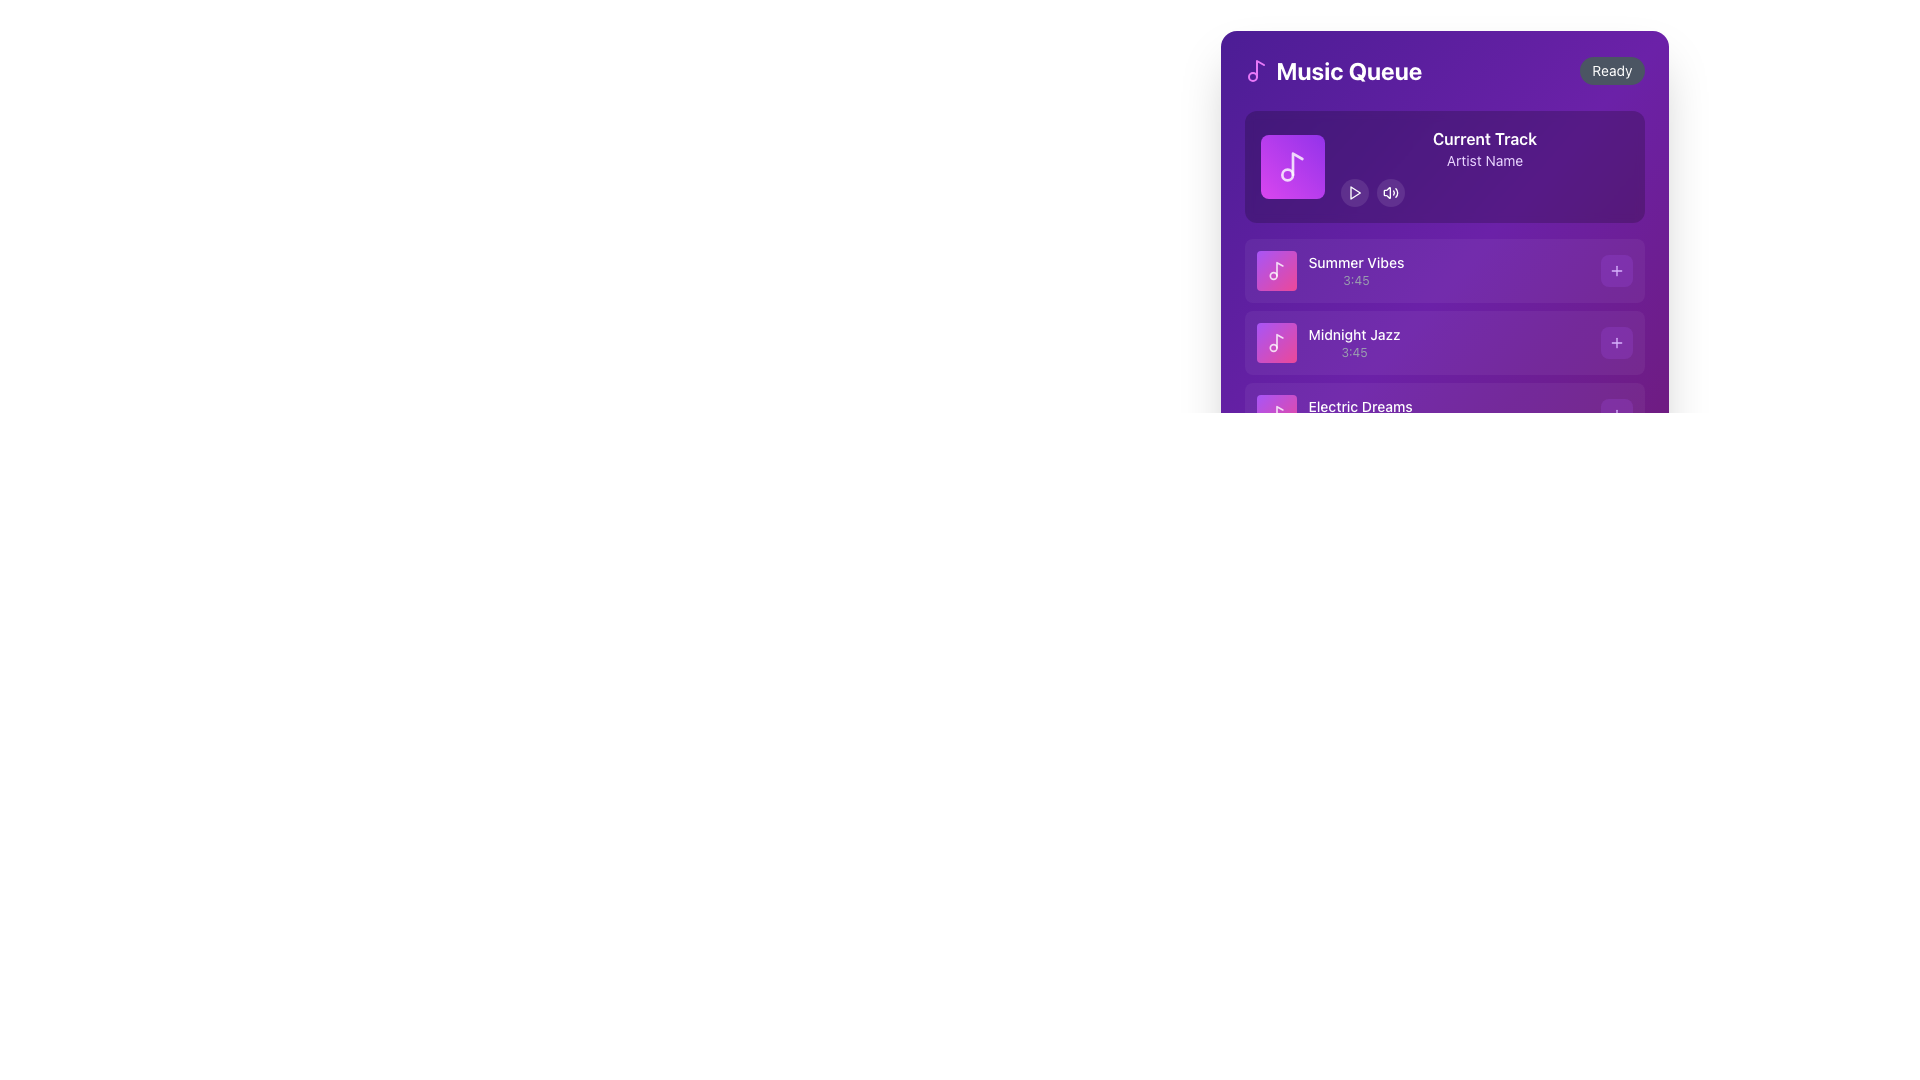 Image resolution: width=1920 pixels, height=1080 pixels. Describe the element at coordinates (1330, 270) in the screenshot. I see `the second entry in the playlist titled 'Summer Vibes'` at that location.